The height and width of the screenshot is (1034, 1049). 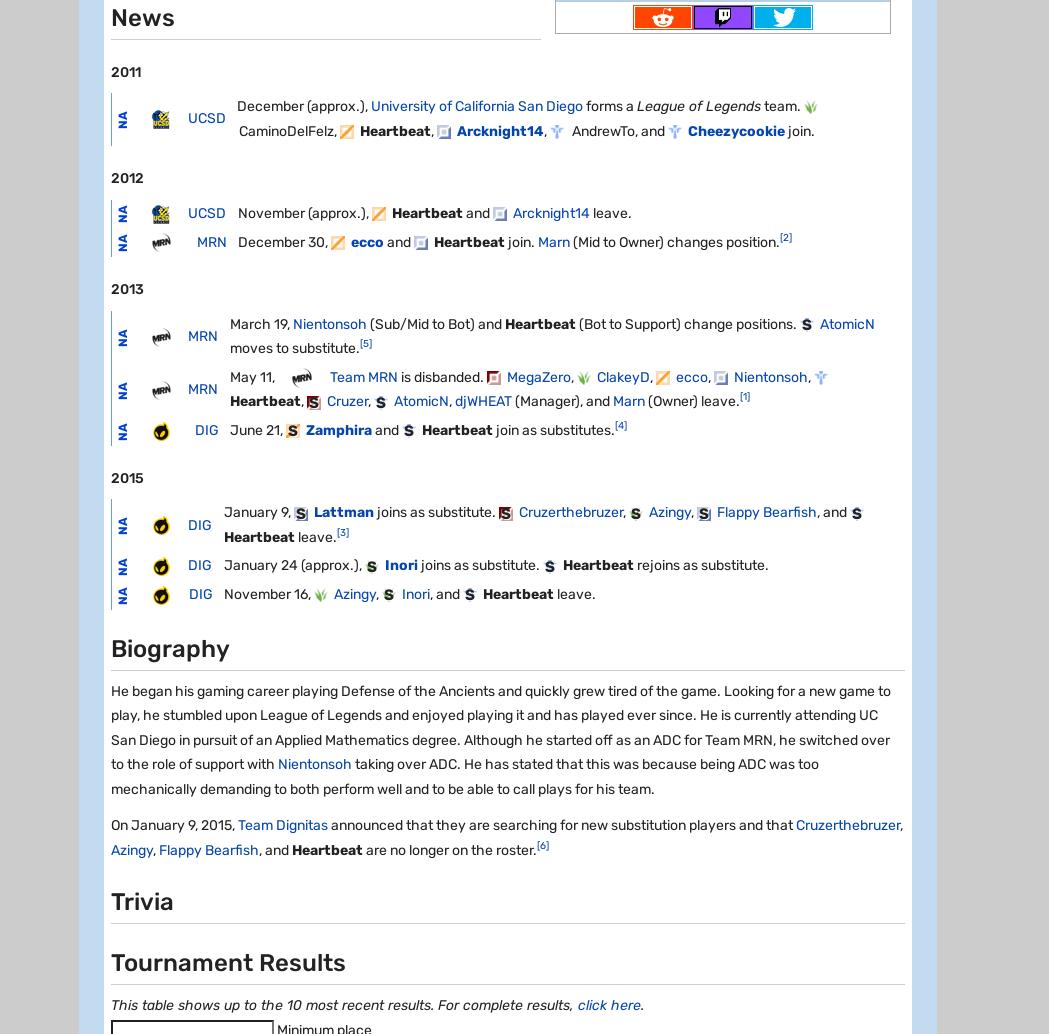 I want to click on 'Fandom', so click(x=109, y=206).